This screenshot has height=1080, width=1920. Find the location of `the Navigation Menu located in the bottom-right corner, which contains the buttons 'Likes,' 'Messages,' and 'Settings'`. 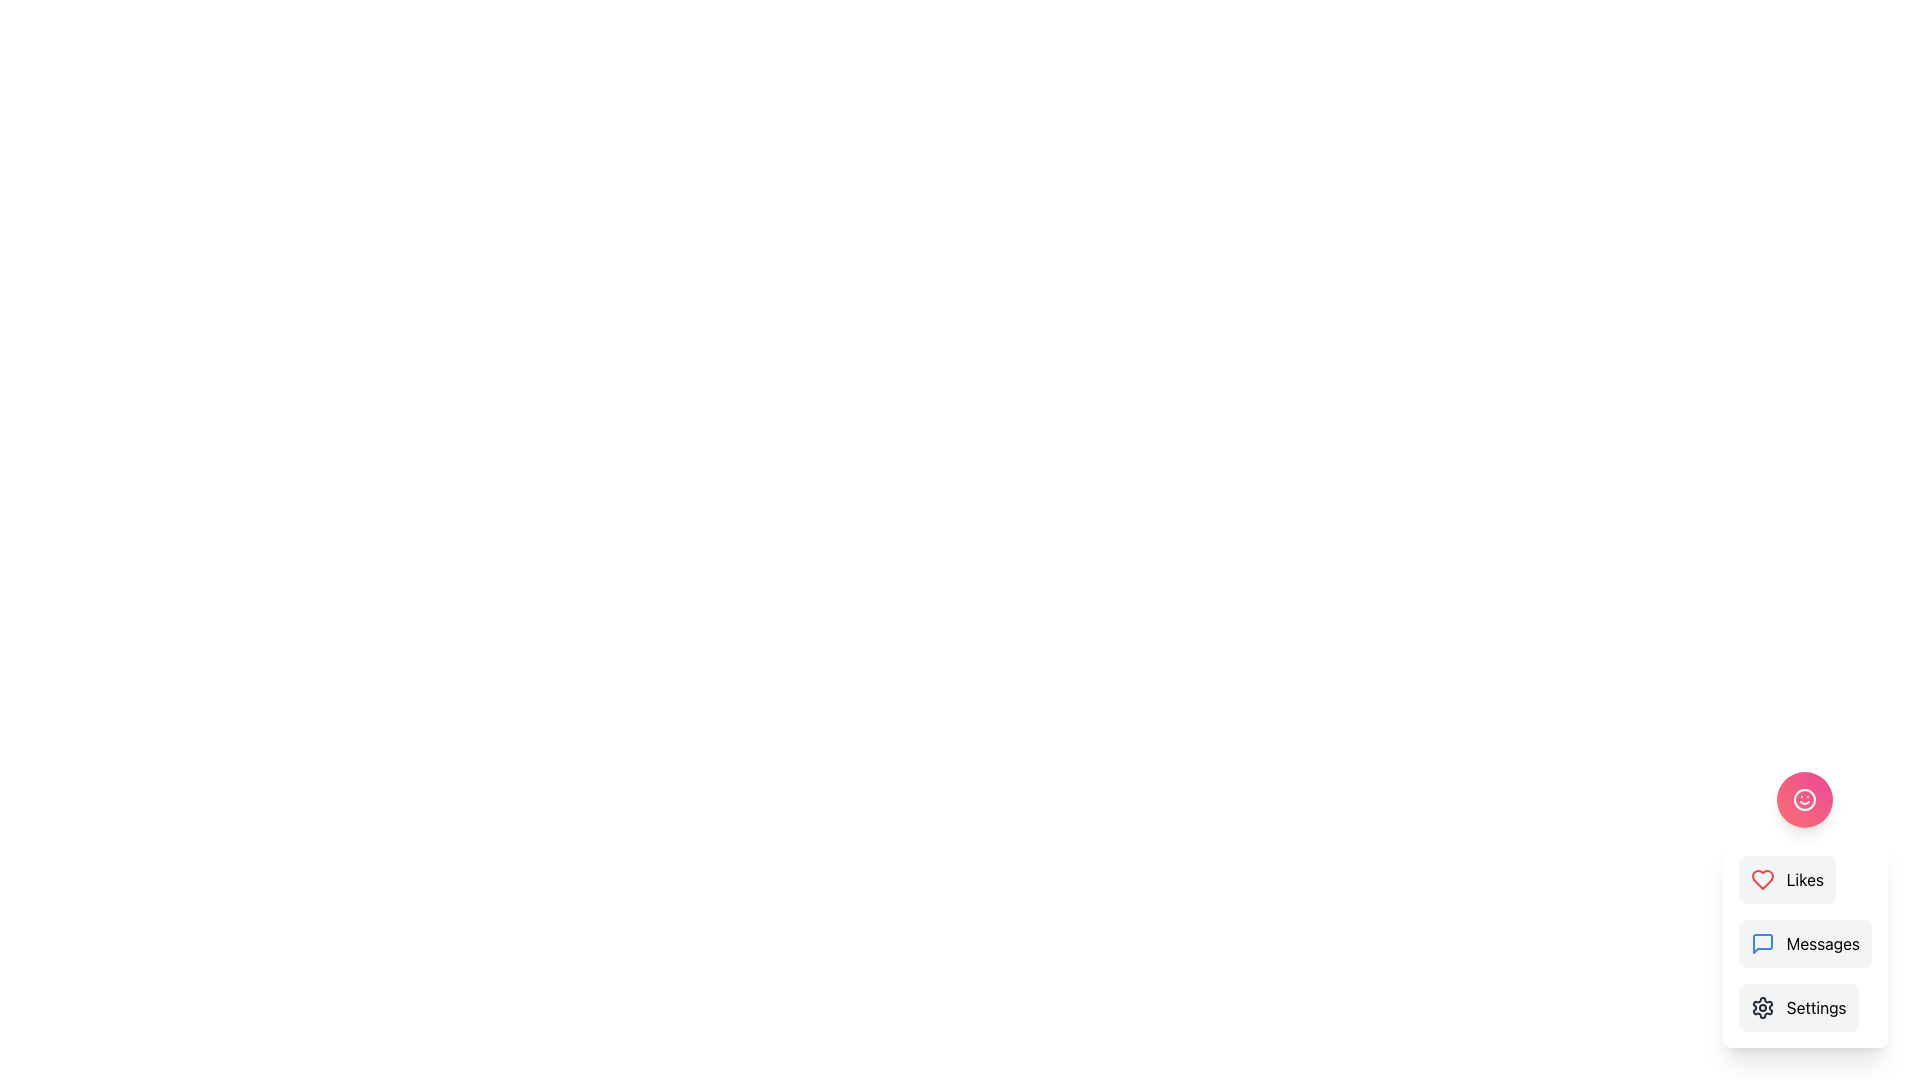

the Navigation Menu located in the bottom-right corner, which contains the buttons 'Likes,' 'Messages,' and 'Settings' is located at coordinates (1805, 910).